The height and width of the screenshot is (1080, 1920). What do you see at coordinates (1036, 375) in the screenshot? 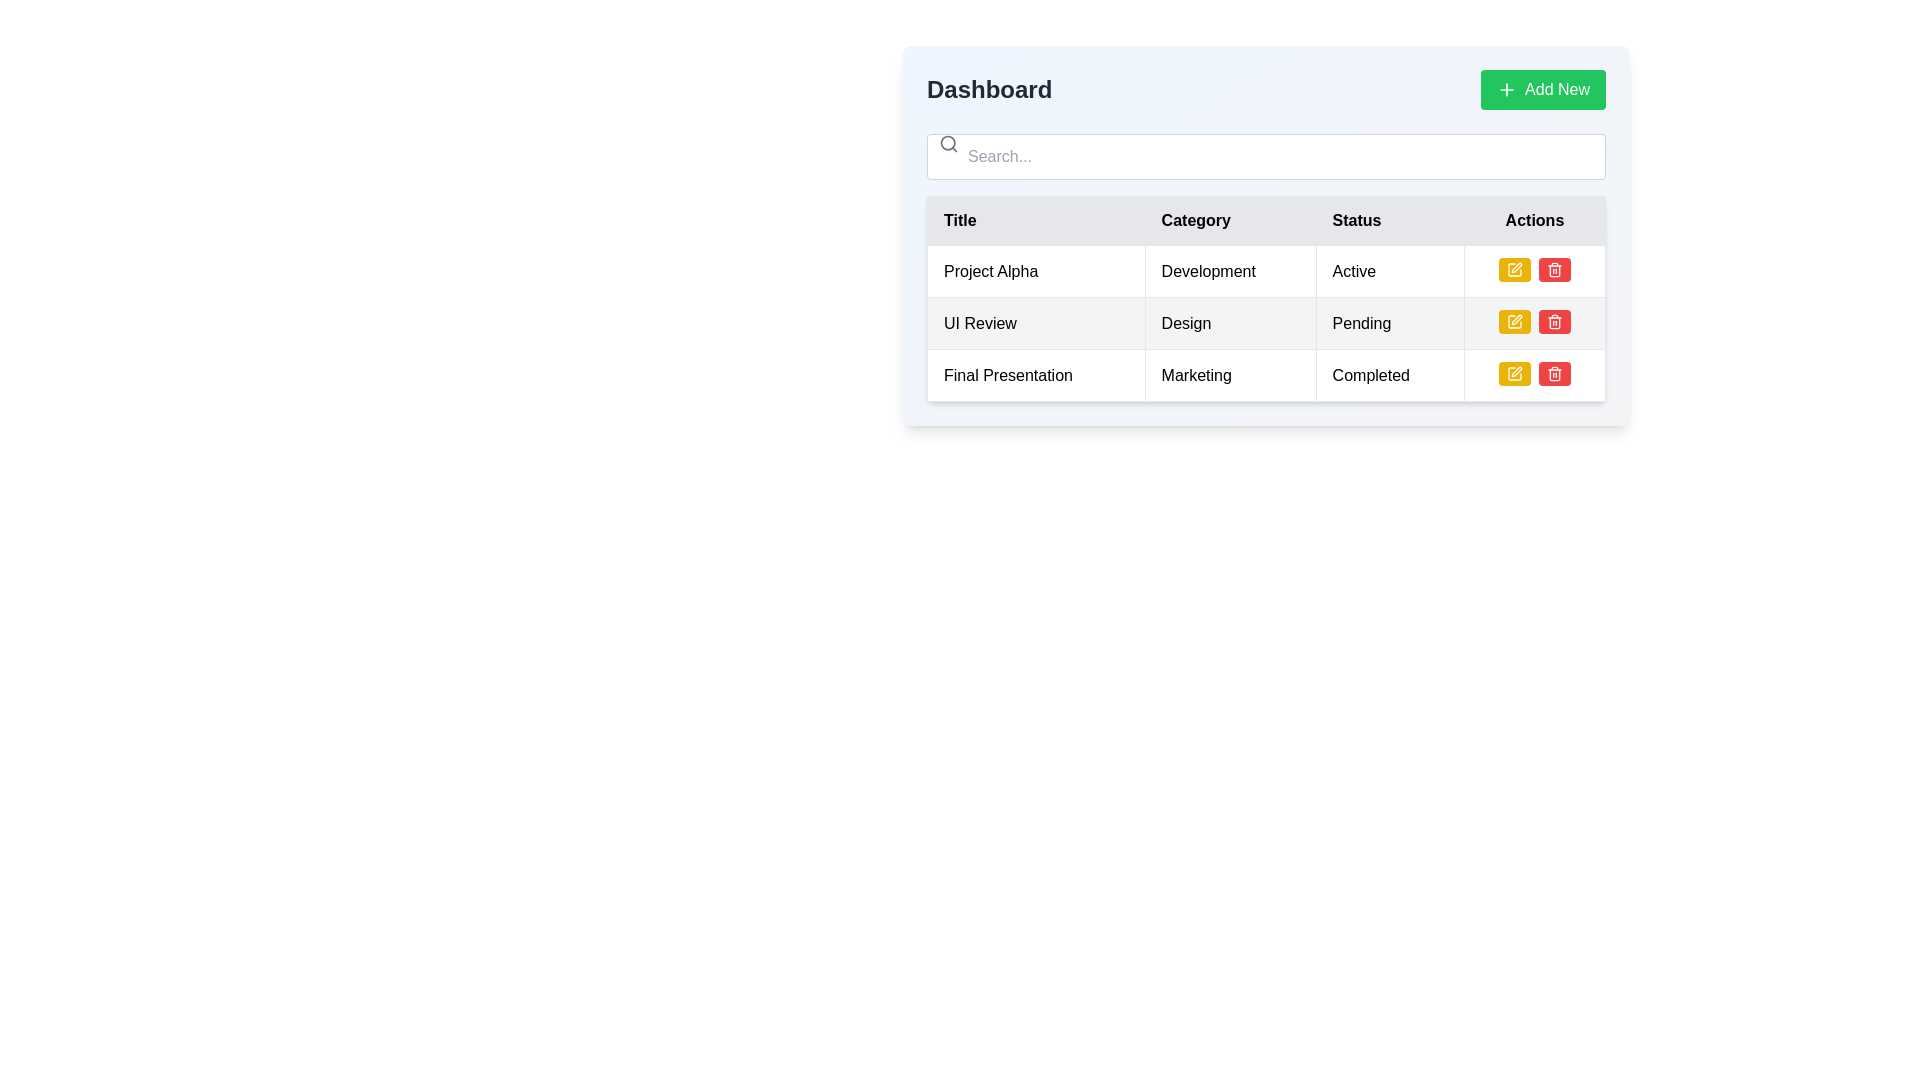
I see `text from the title label located in the third row of the table under the 'Title' column` at bounding box center [1036, 375].